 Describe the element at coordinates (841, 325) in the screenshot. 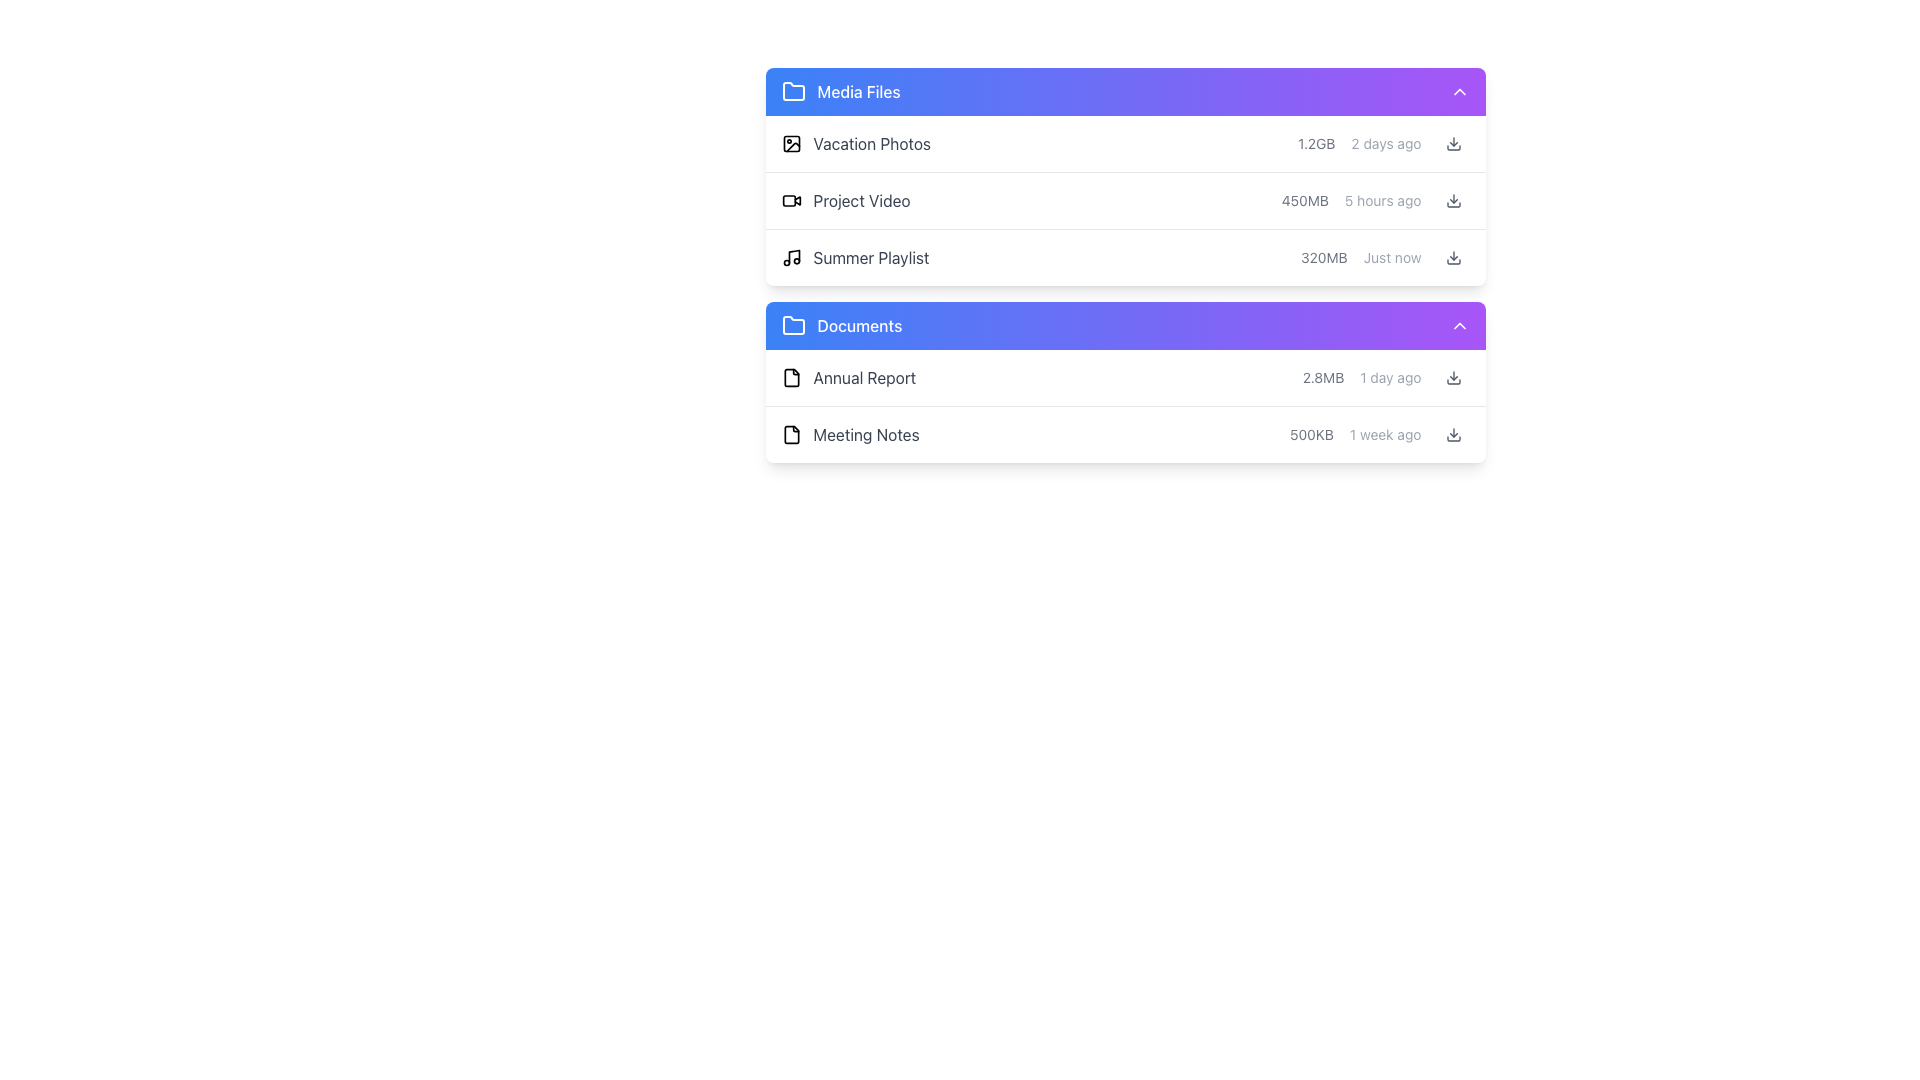

I see `the 'Documents' text in the folder icon element` at that location.